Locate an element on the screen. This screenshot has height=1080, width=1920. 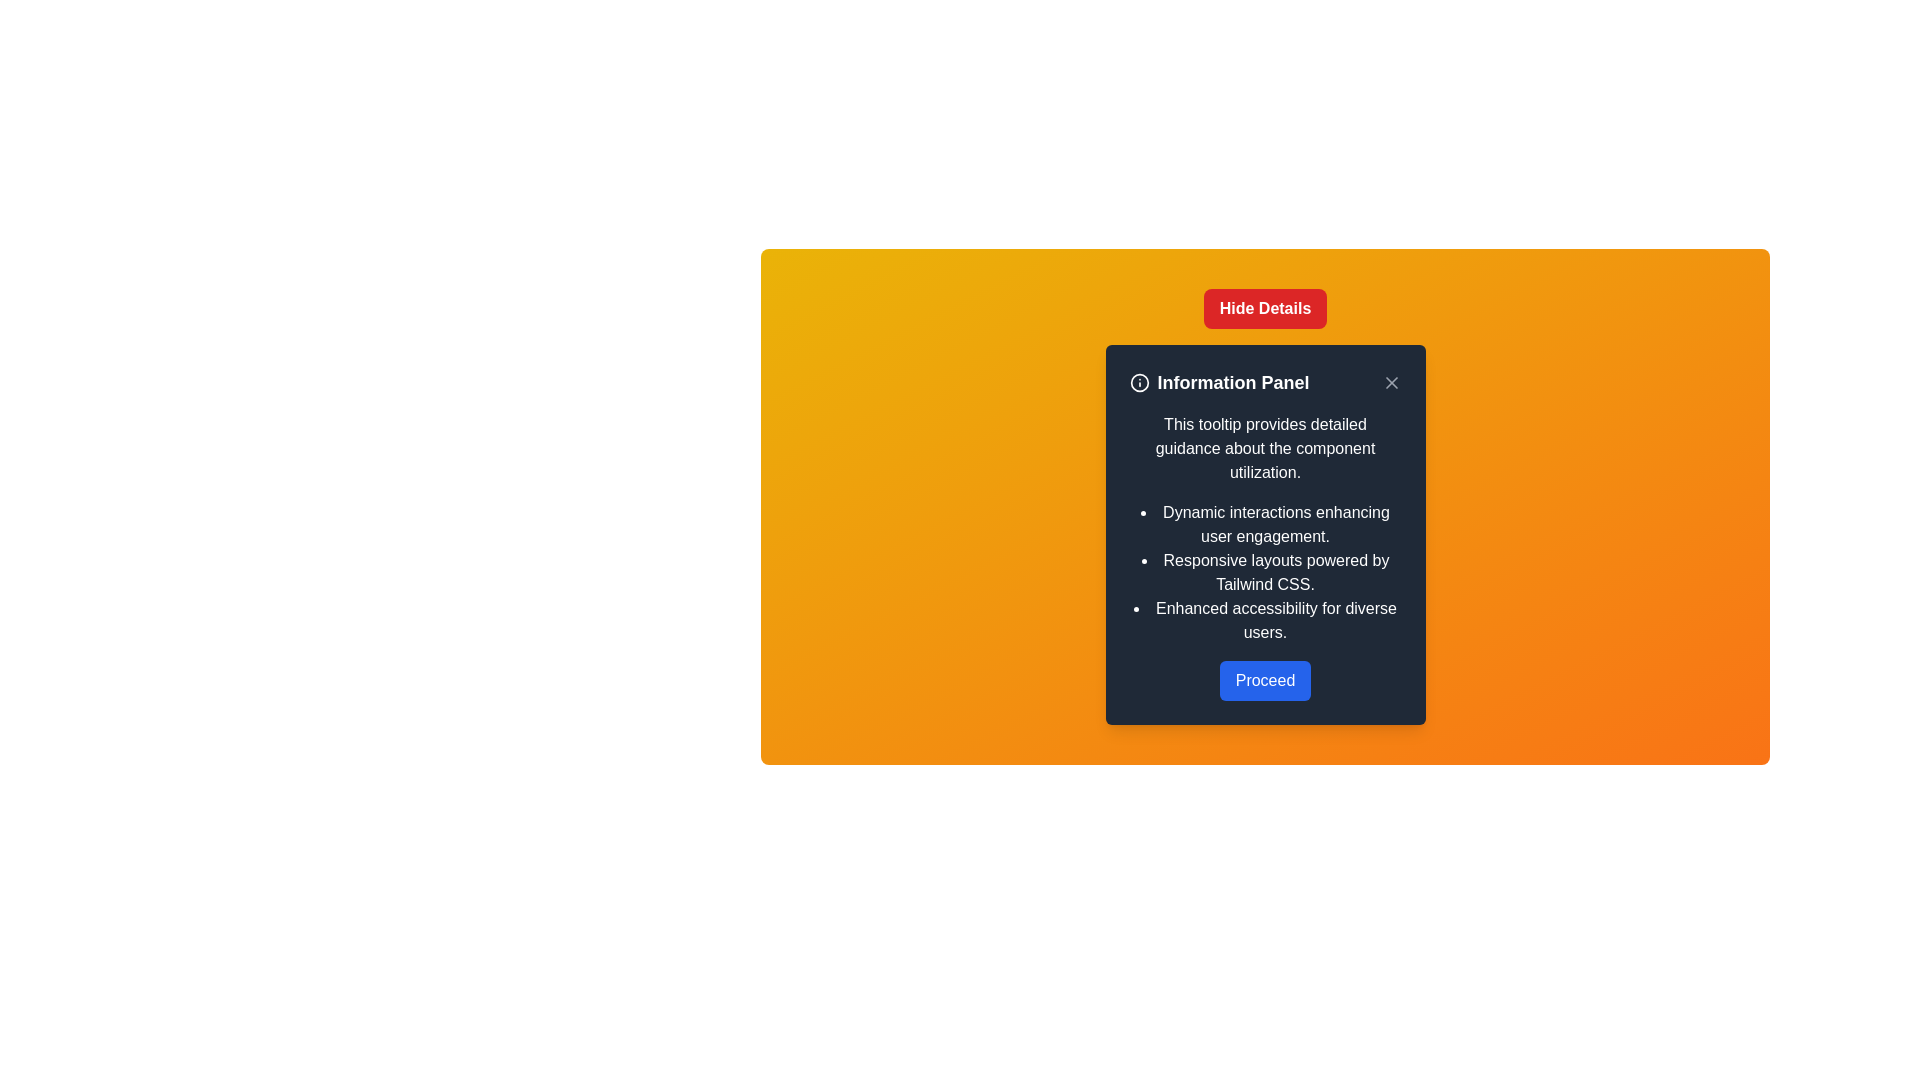
the Close icon located in the top-right corner of the informational panel is located at coordinates (1390, 382).